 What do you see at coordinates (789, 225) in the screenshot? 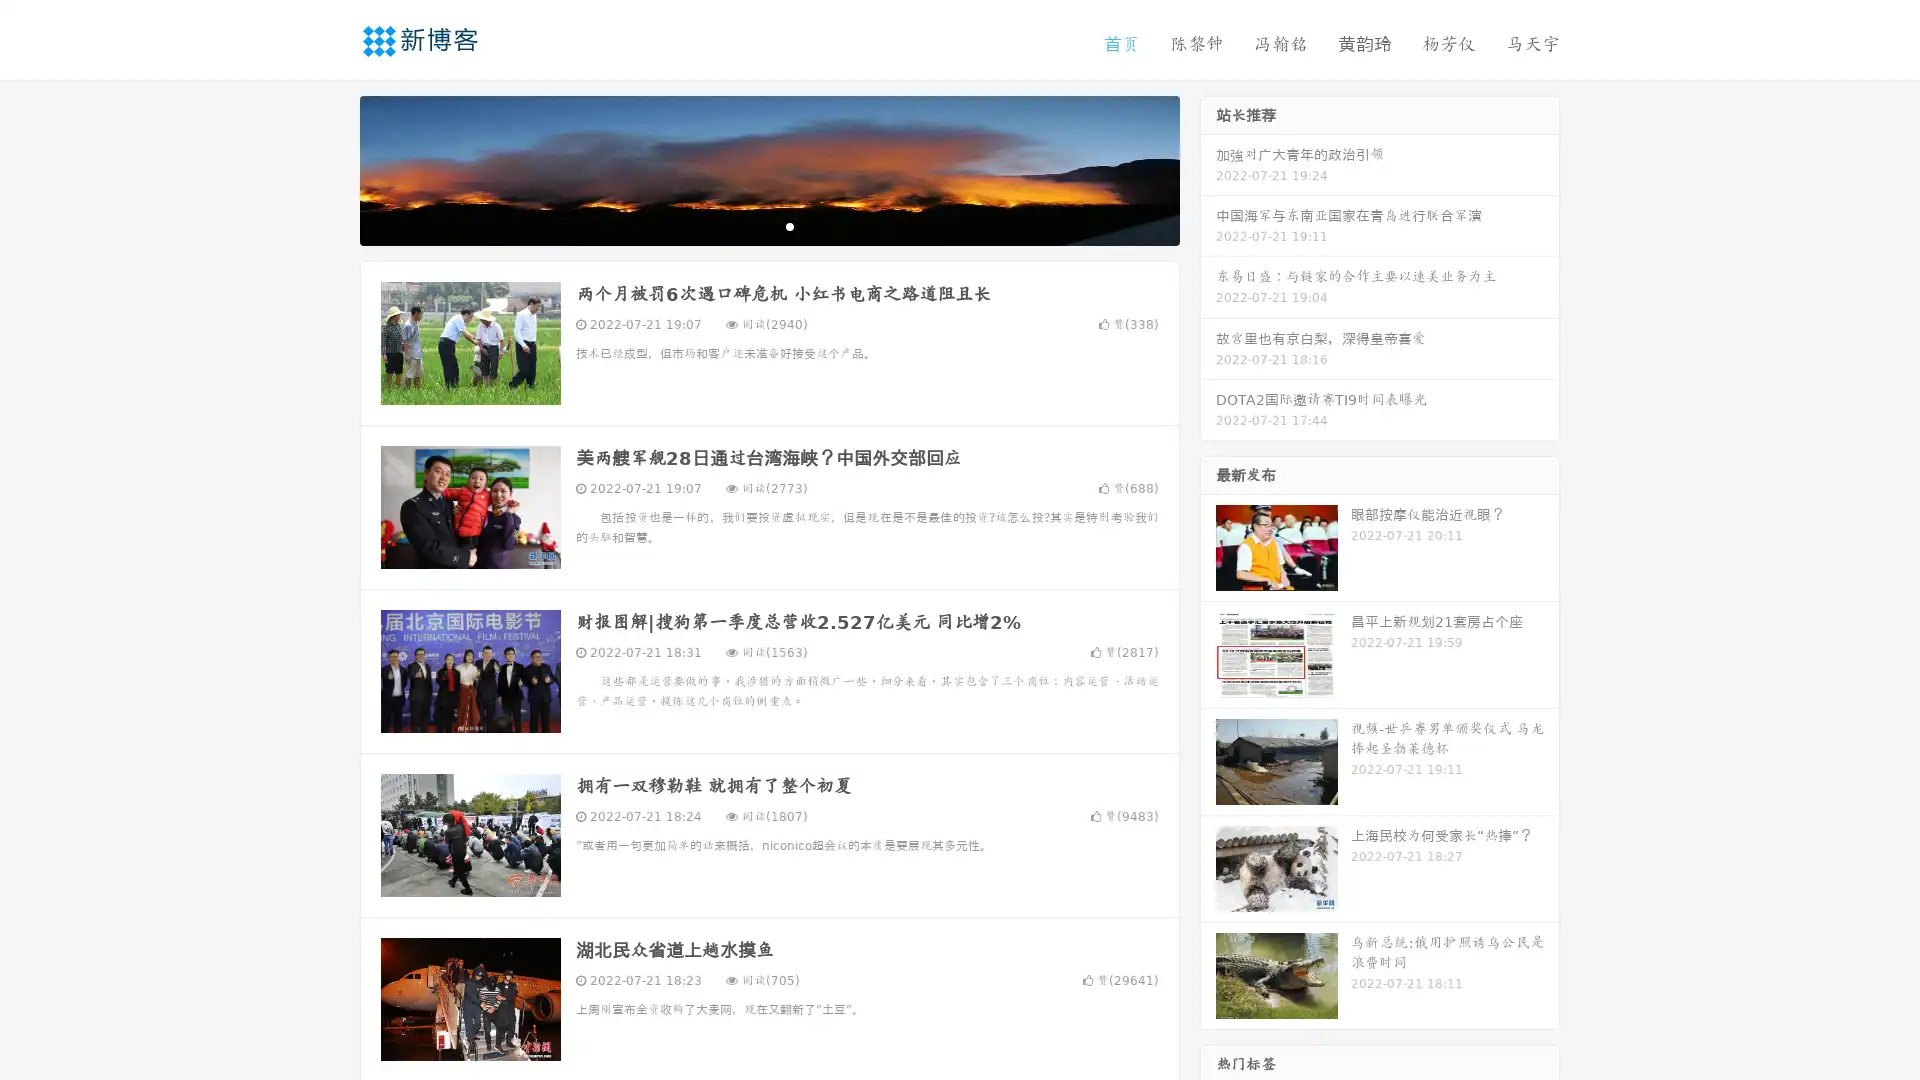
I see `Go to slide 3` at bounding box center [789, 225].